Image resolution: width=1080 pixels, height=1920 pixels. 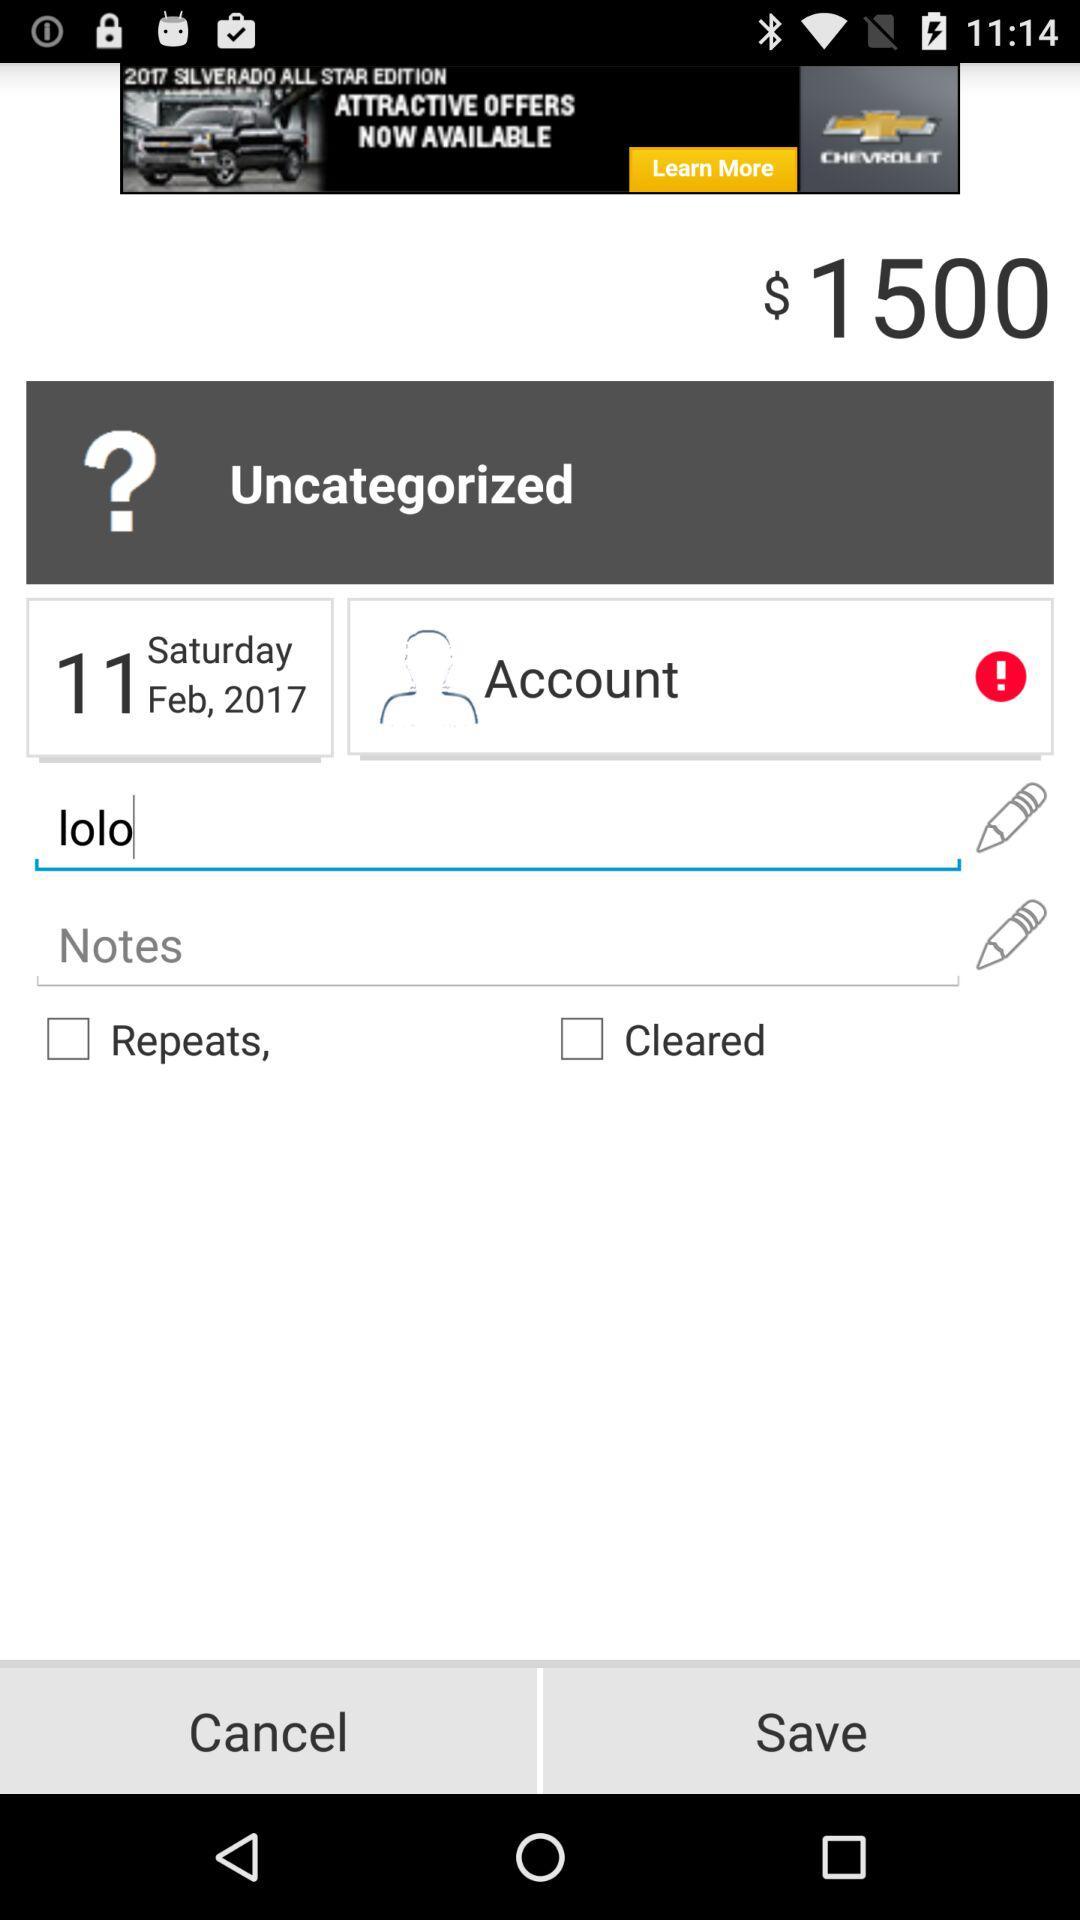 I want to click on the advertisement, so click(x=540, y=127).